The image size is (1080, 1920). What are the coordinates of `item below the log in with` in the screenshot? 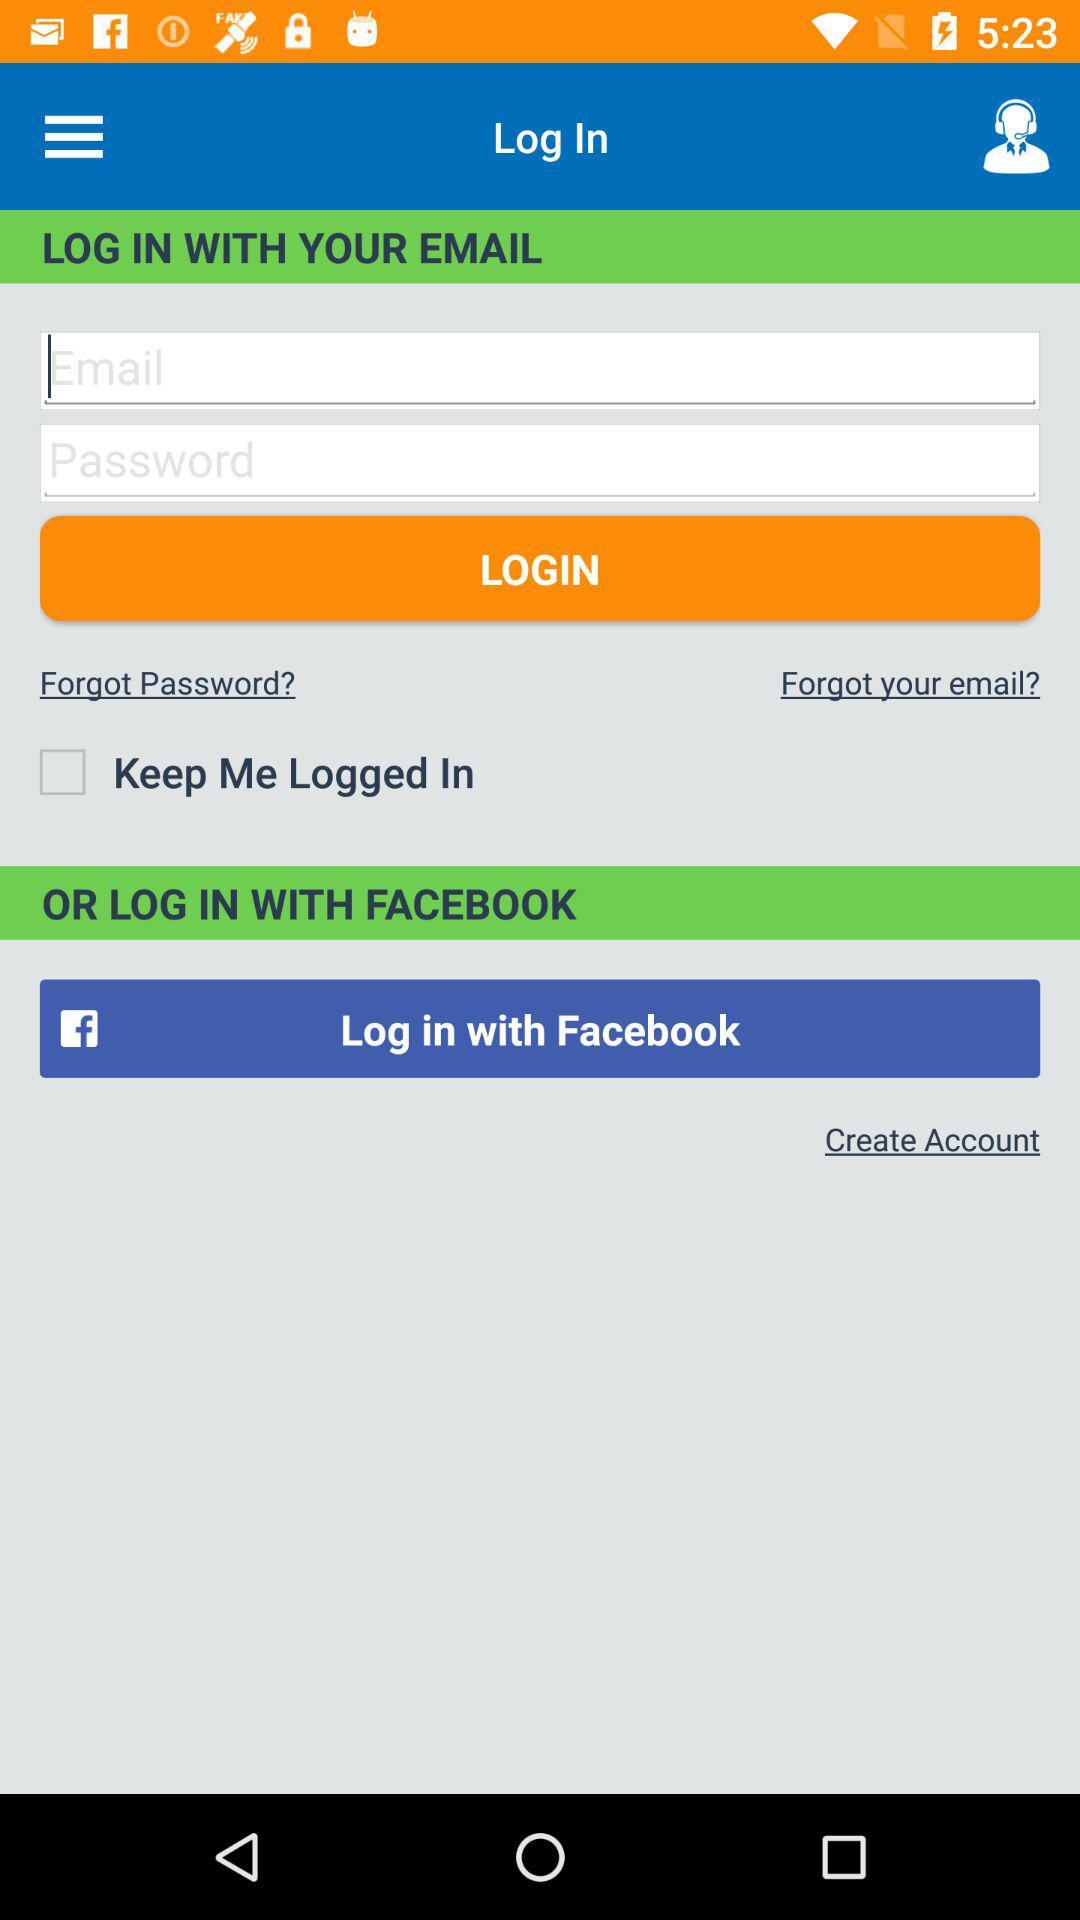 It's located at (932, 1138).